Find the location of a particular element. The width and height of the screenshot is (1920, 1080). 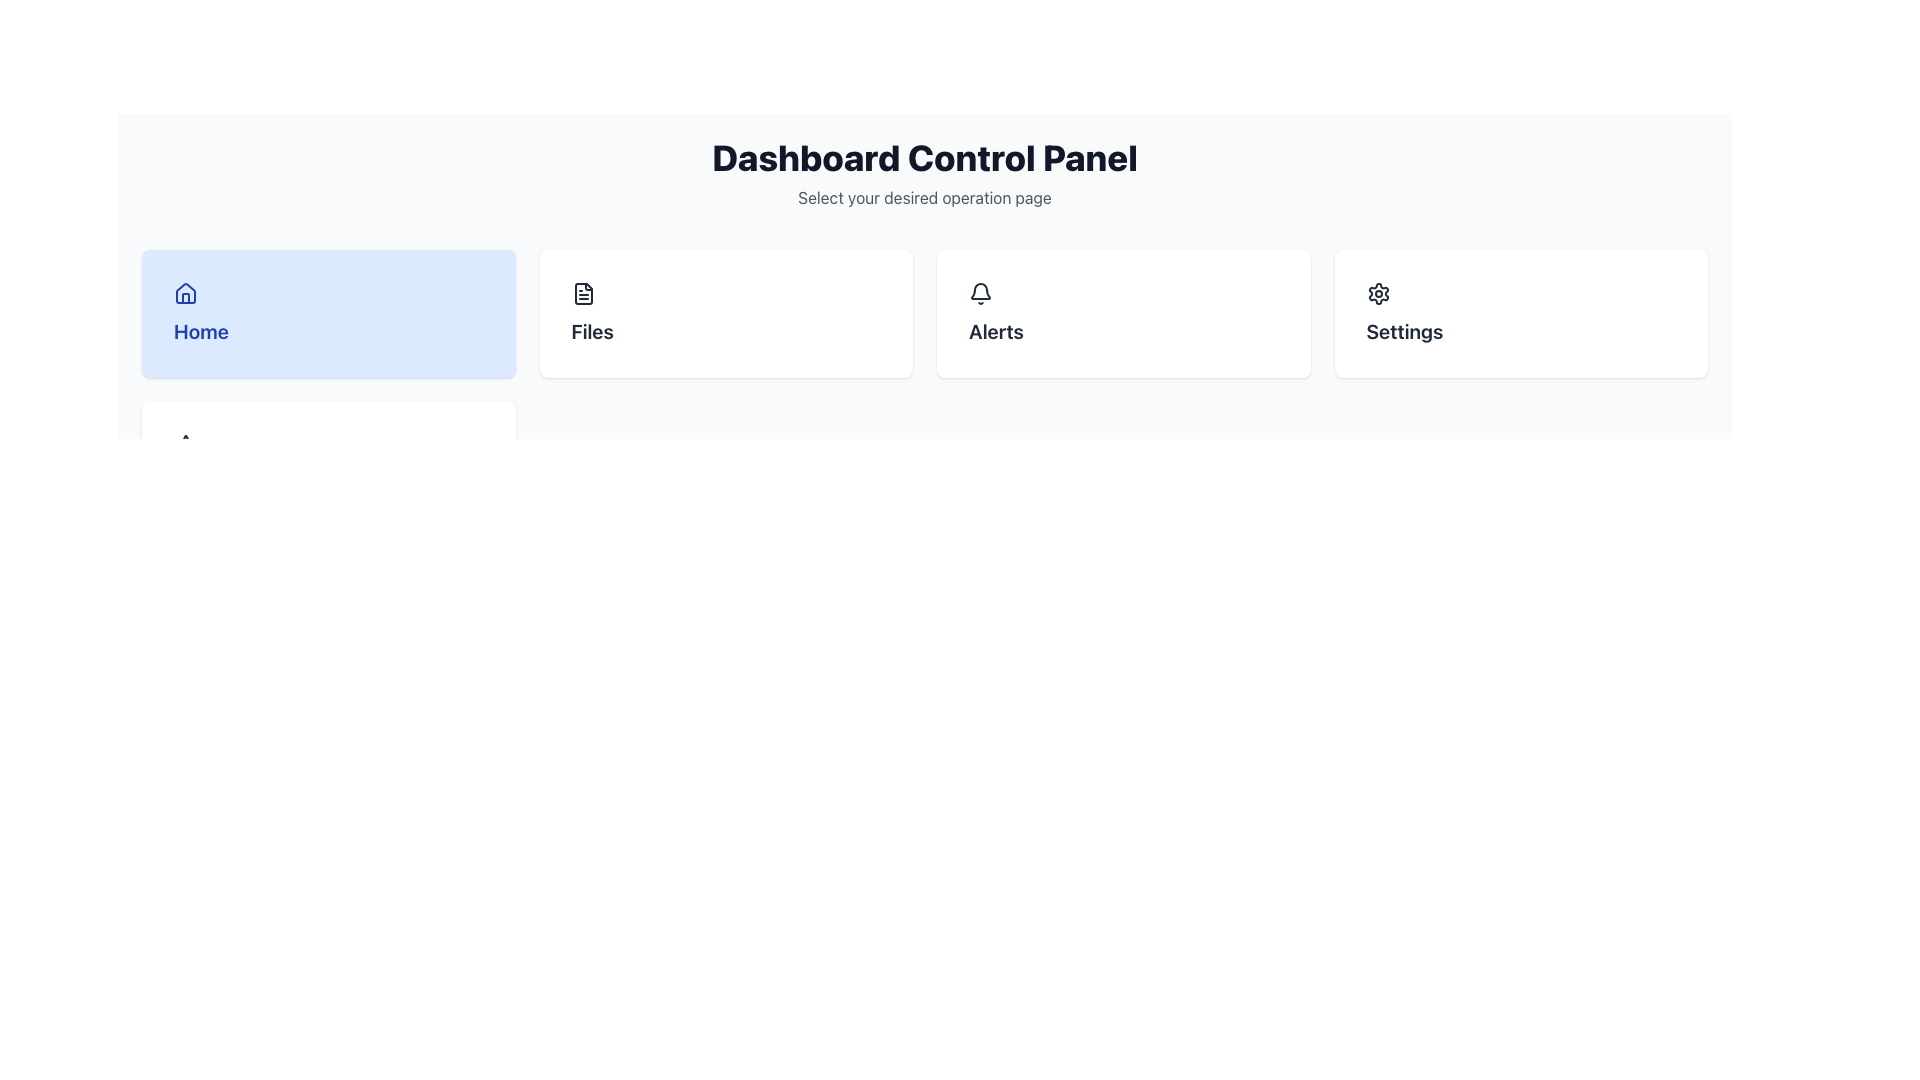

the settings icon located in the 'Settings' card of the 'Dashboard Control Panel', which is the fourth card from the left in the top right corner is located at coordinates (1377, 293).